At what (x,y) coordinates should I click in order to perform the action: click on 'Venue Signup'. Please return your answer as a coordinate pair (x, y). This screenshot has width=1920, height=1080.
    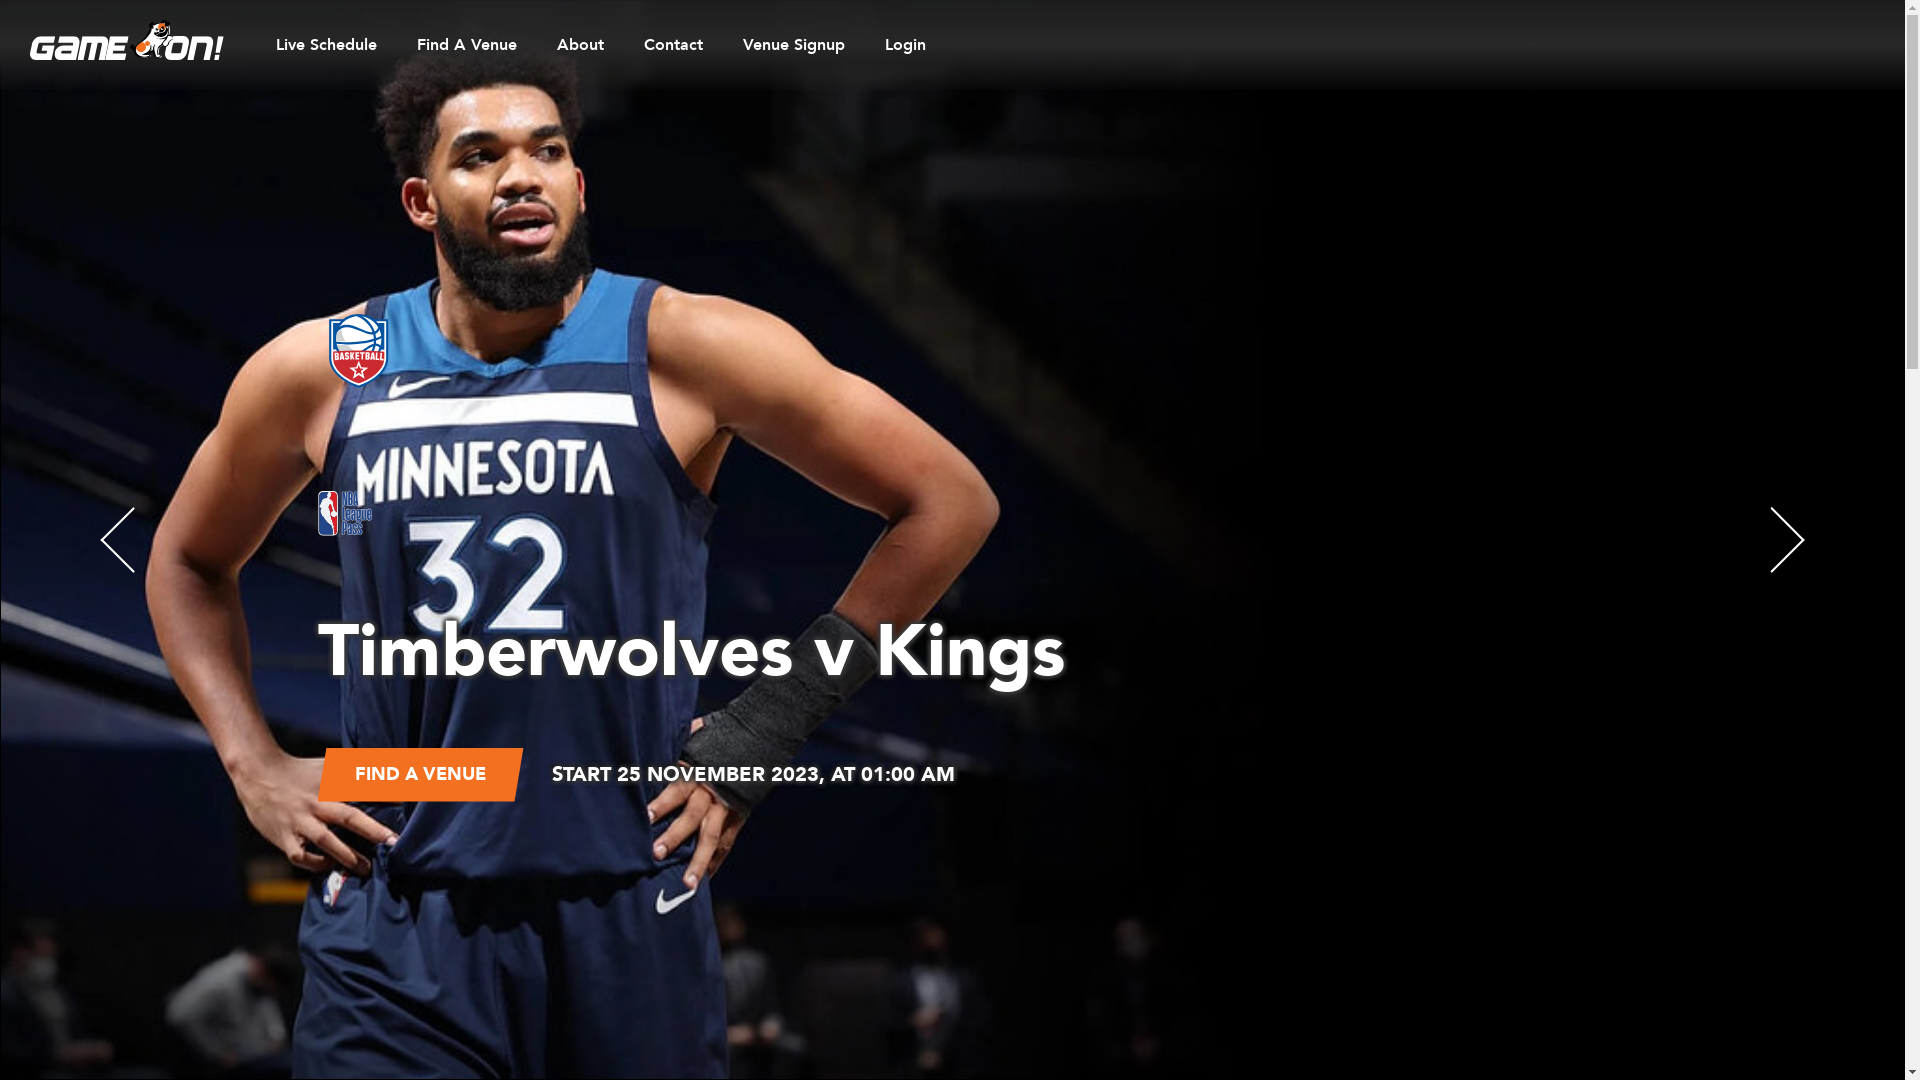
    Looking at the image, I should click on (742, 45).